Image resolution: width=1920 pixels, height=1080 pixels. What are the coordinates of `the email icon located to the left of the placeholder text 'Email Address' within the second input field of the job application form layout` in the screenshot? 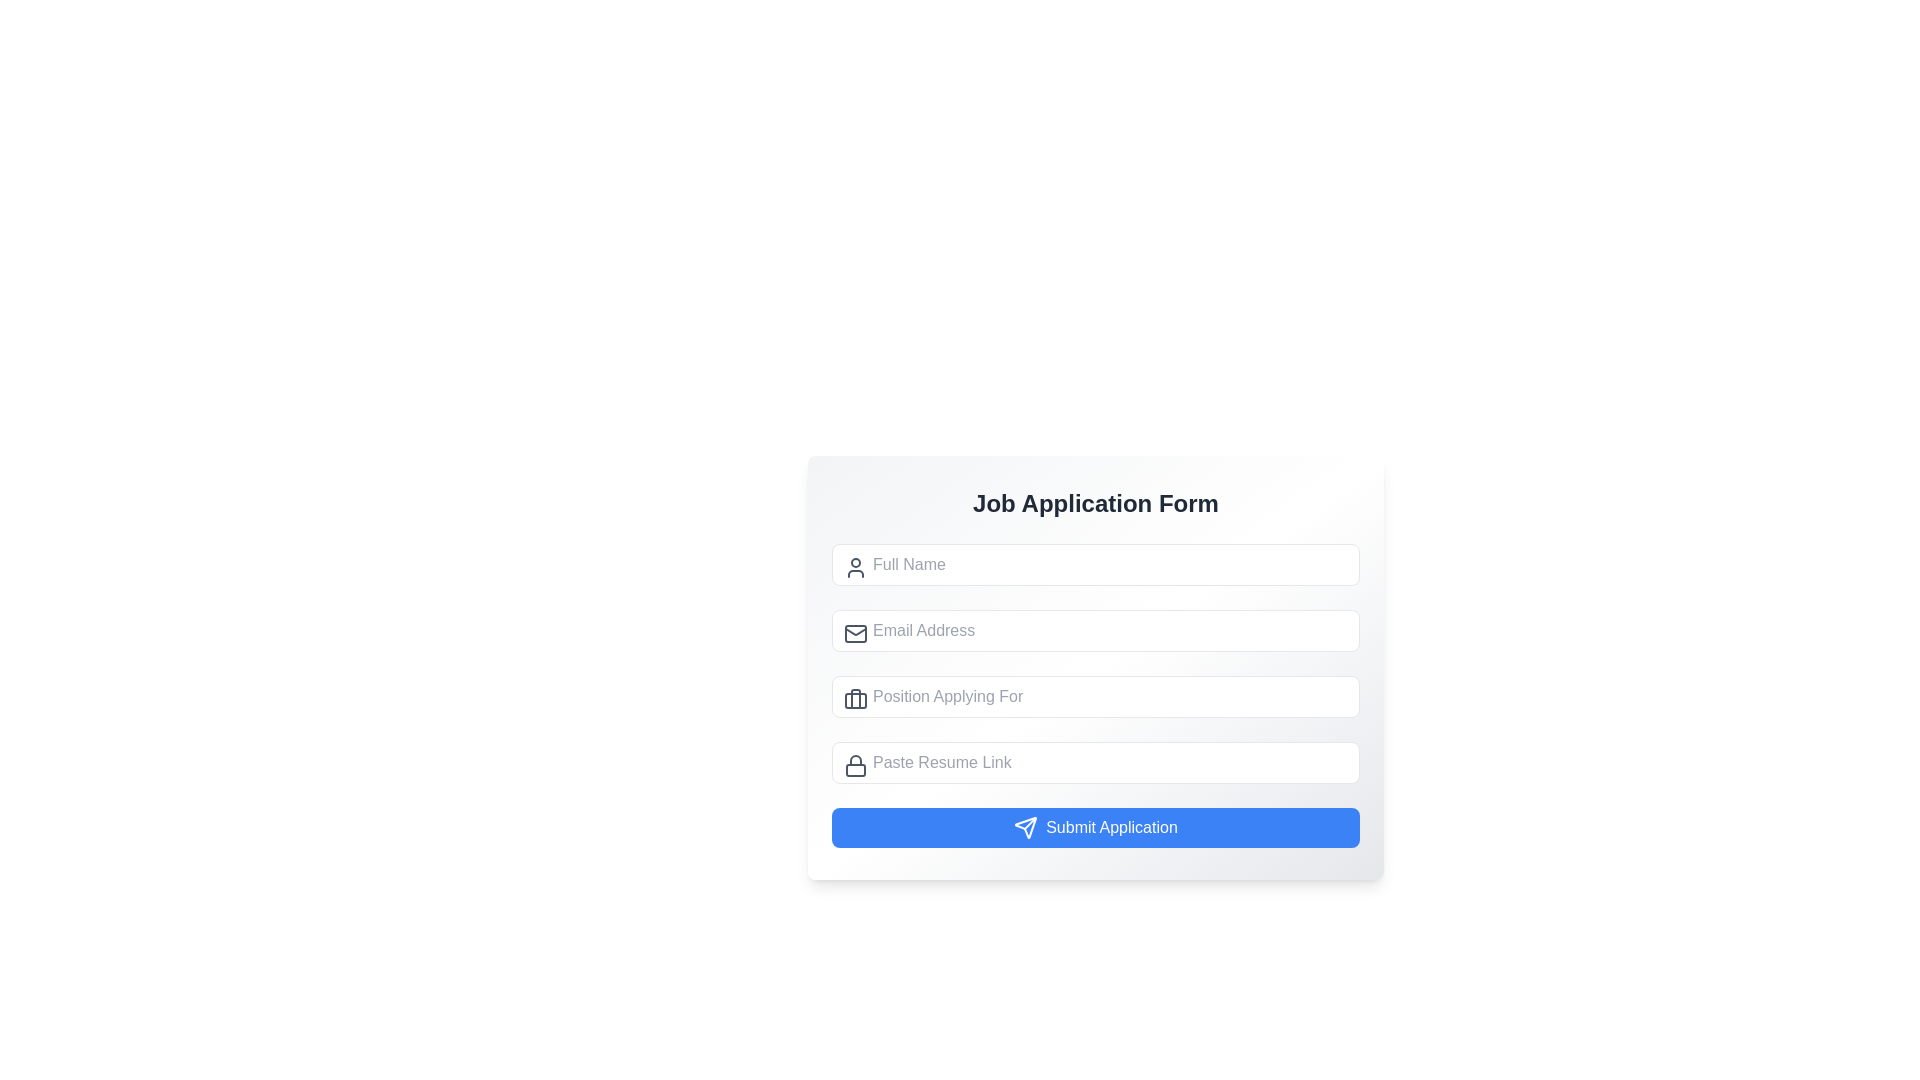 It's located at (855, 633).